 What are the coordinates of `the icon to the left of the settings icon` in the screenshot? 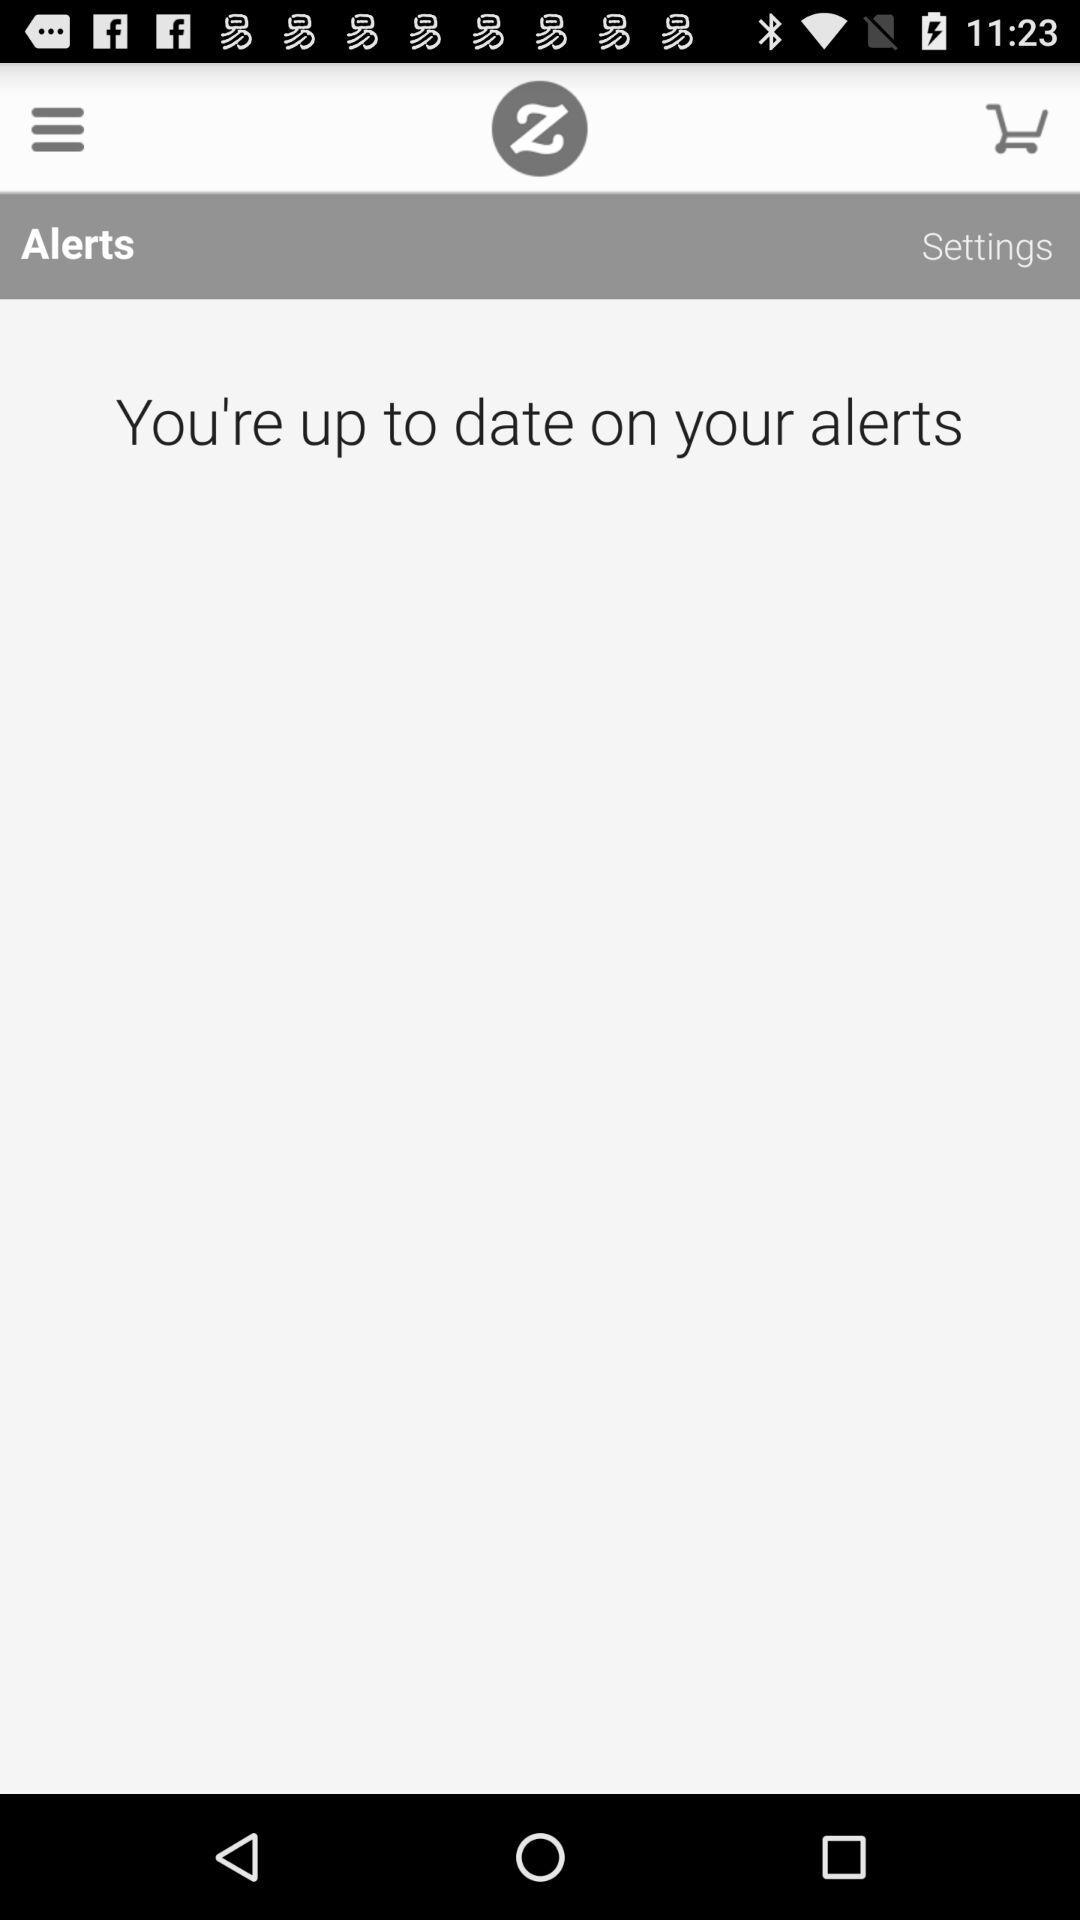 It's located at (538, 127).